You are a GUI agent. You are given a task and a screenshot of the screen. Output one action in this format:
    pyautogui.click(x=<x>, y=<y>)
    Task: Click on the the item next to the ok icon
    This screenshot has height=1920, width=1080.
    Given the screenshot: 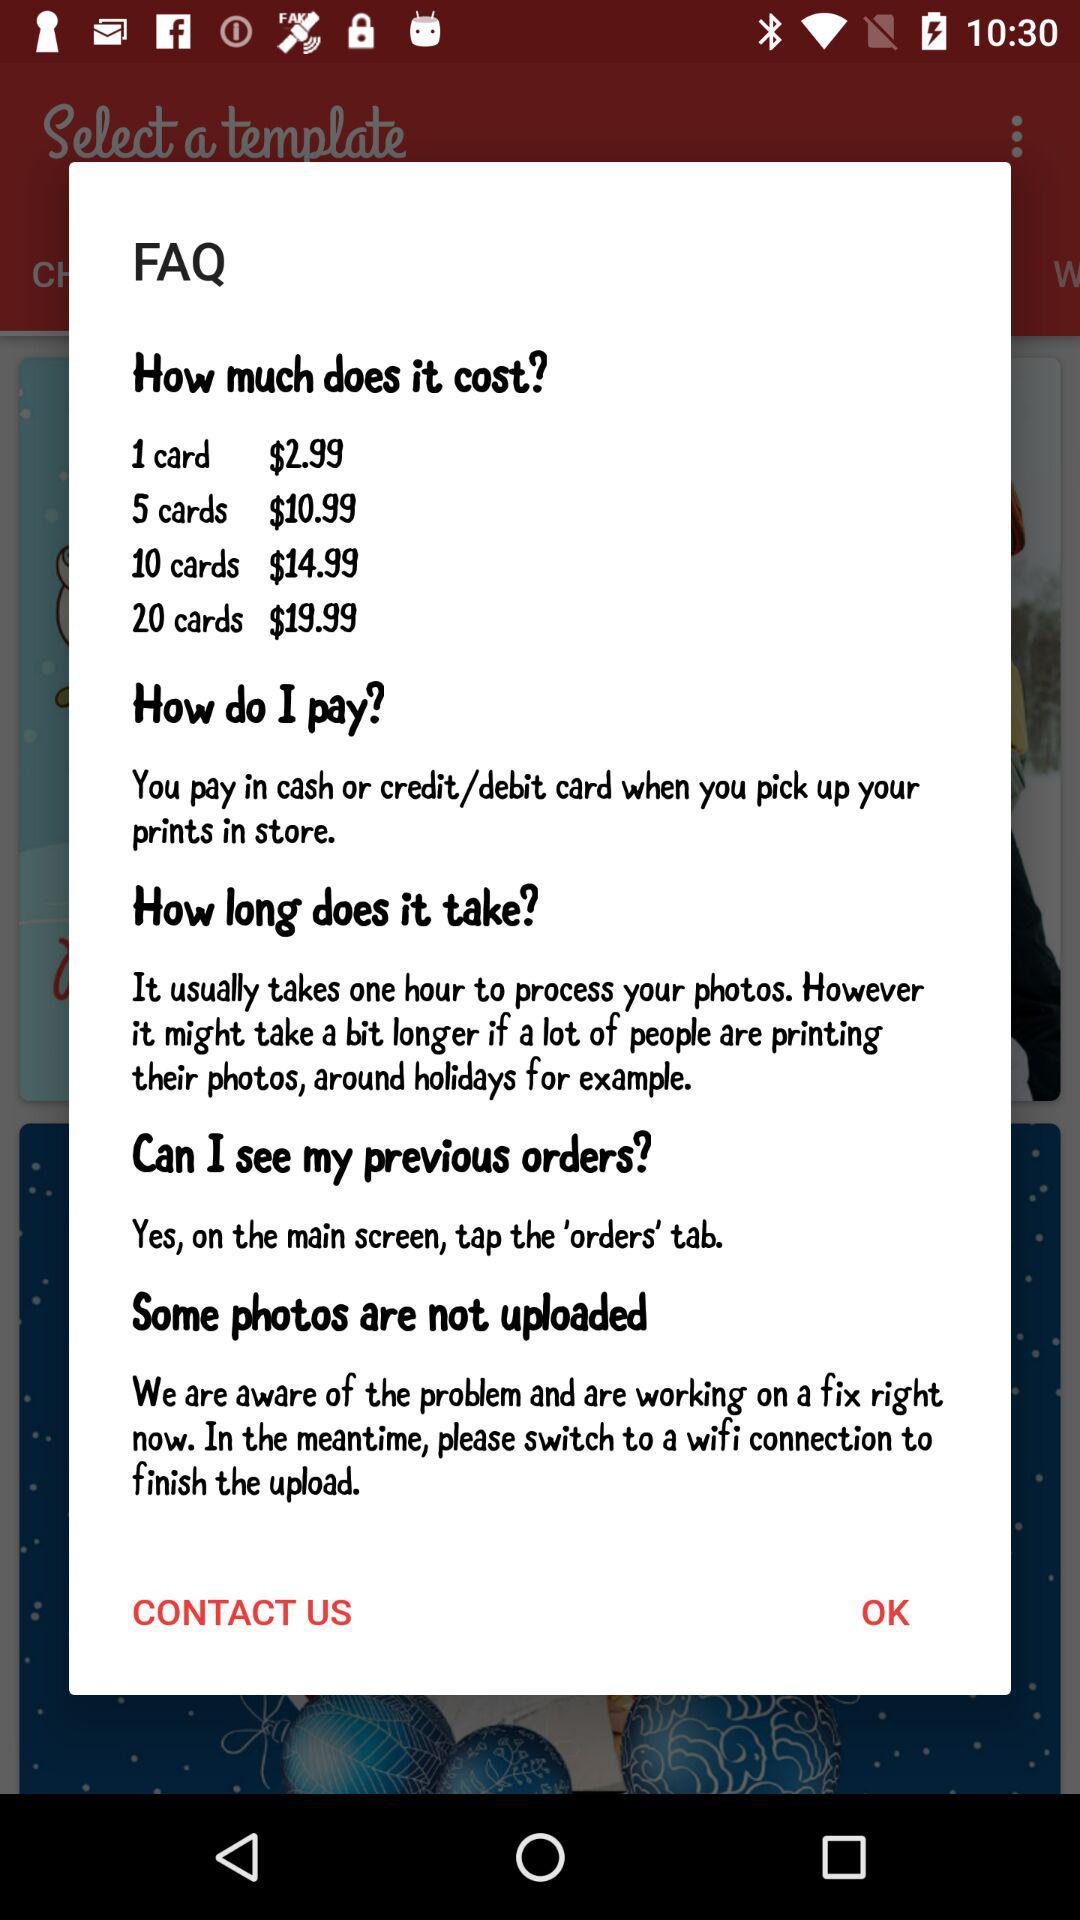 What is the action you would take?
    pyautogui.click(x=241, y=1611)
    